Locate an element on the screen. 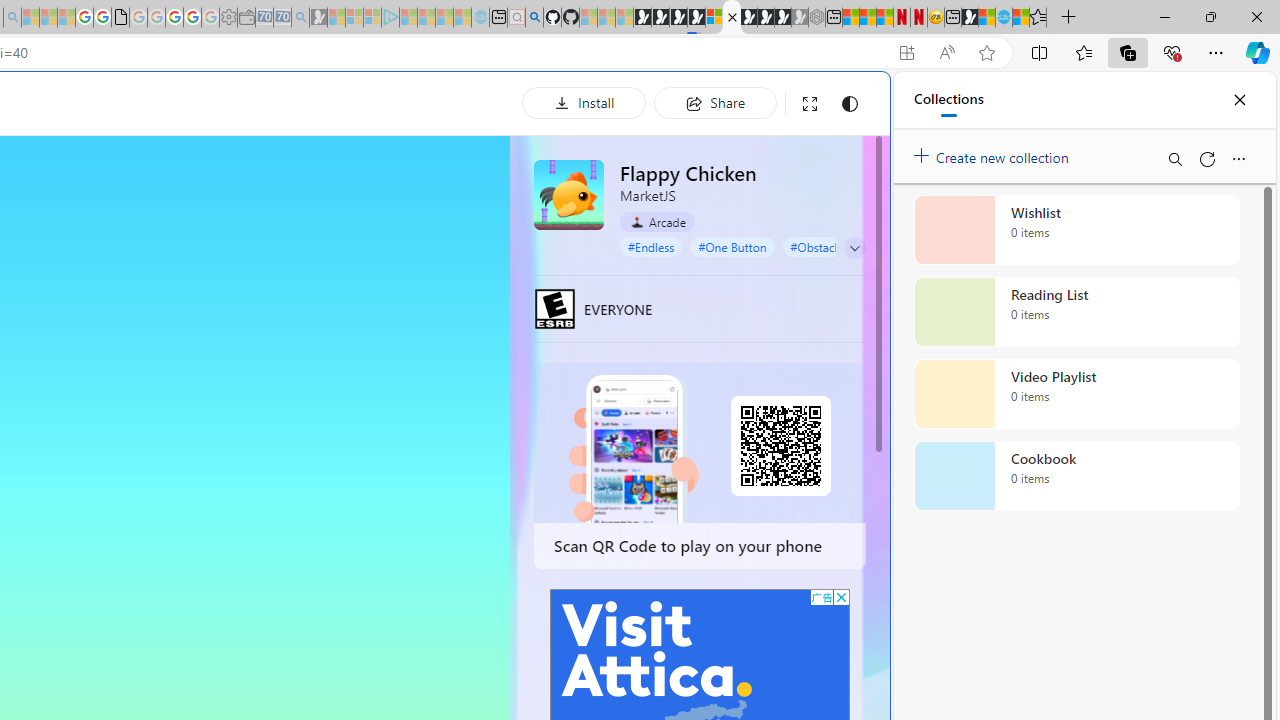  '#One Button' is located at coordinates (731, 245).